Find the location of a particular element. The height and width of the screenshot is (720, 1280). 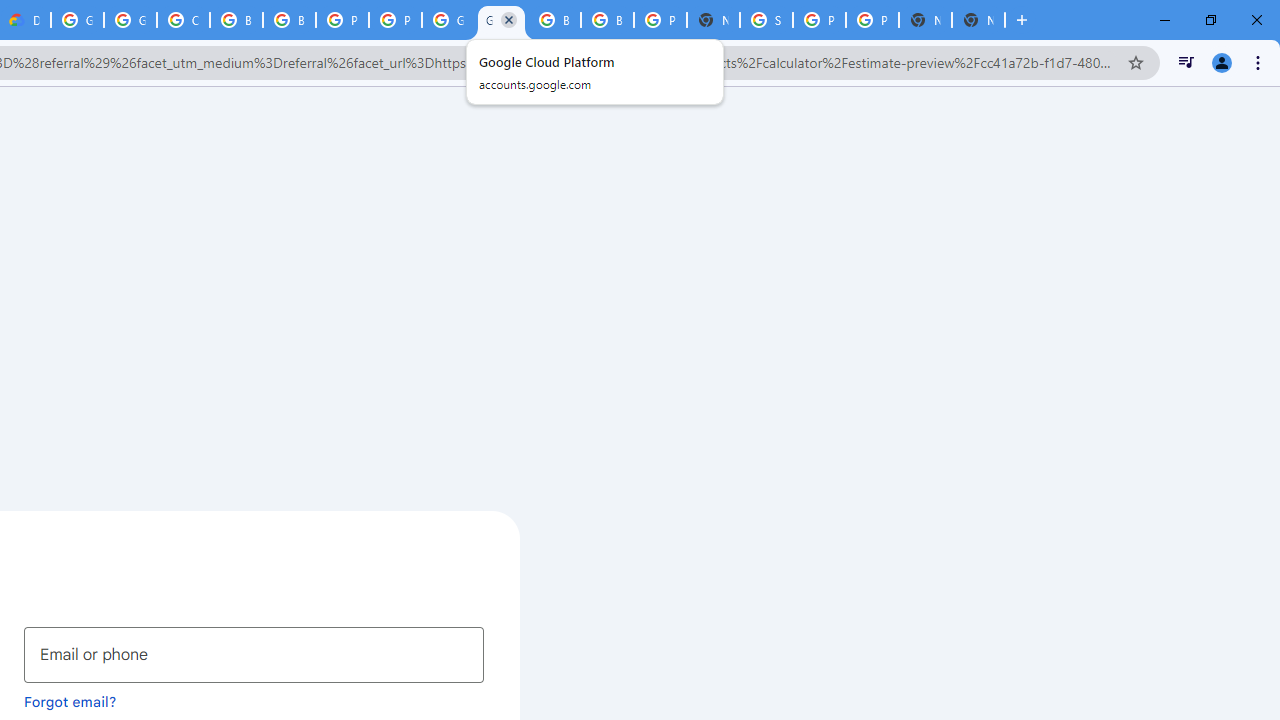

'Sign in - Google Accounts' is located at coordinates (765, 20).